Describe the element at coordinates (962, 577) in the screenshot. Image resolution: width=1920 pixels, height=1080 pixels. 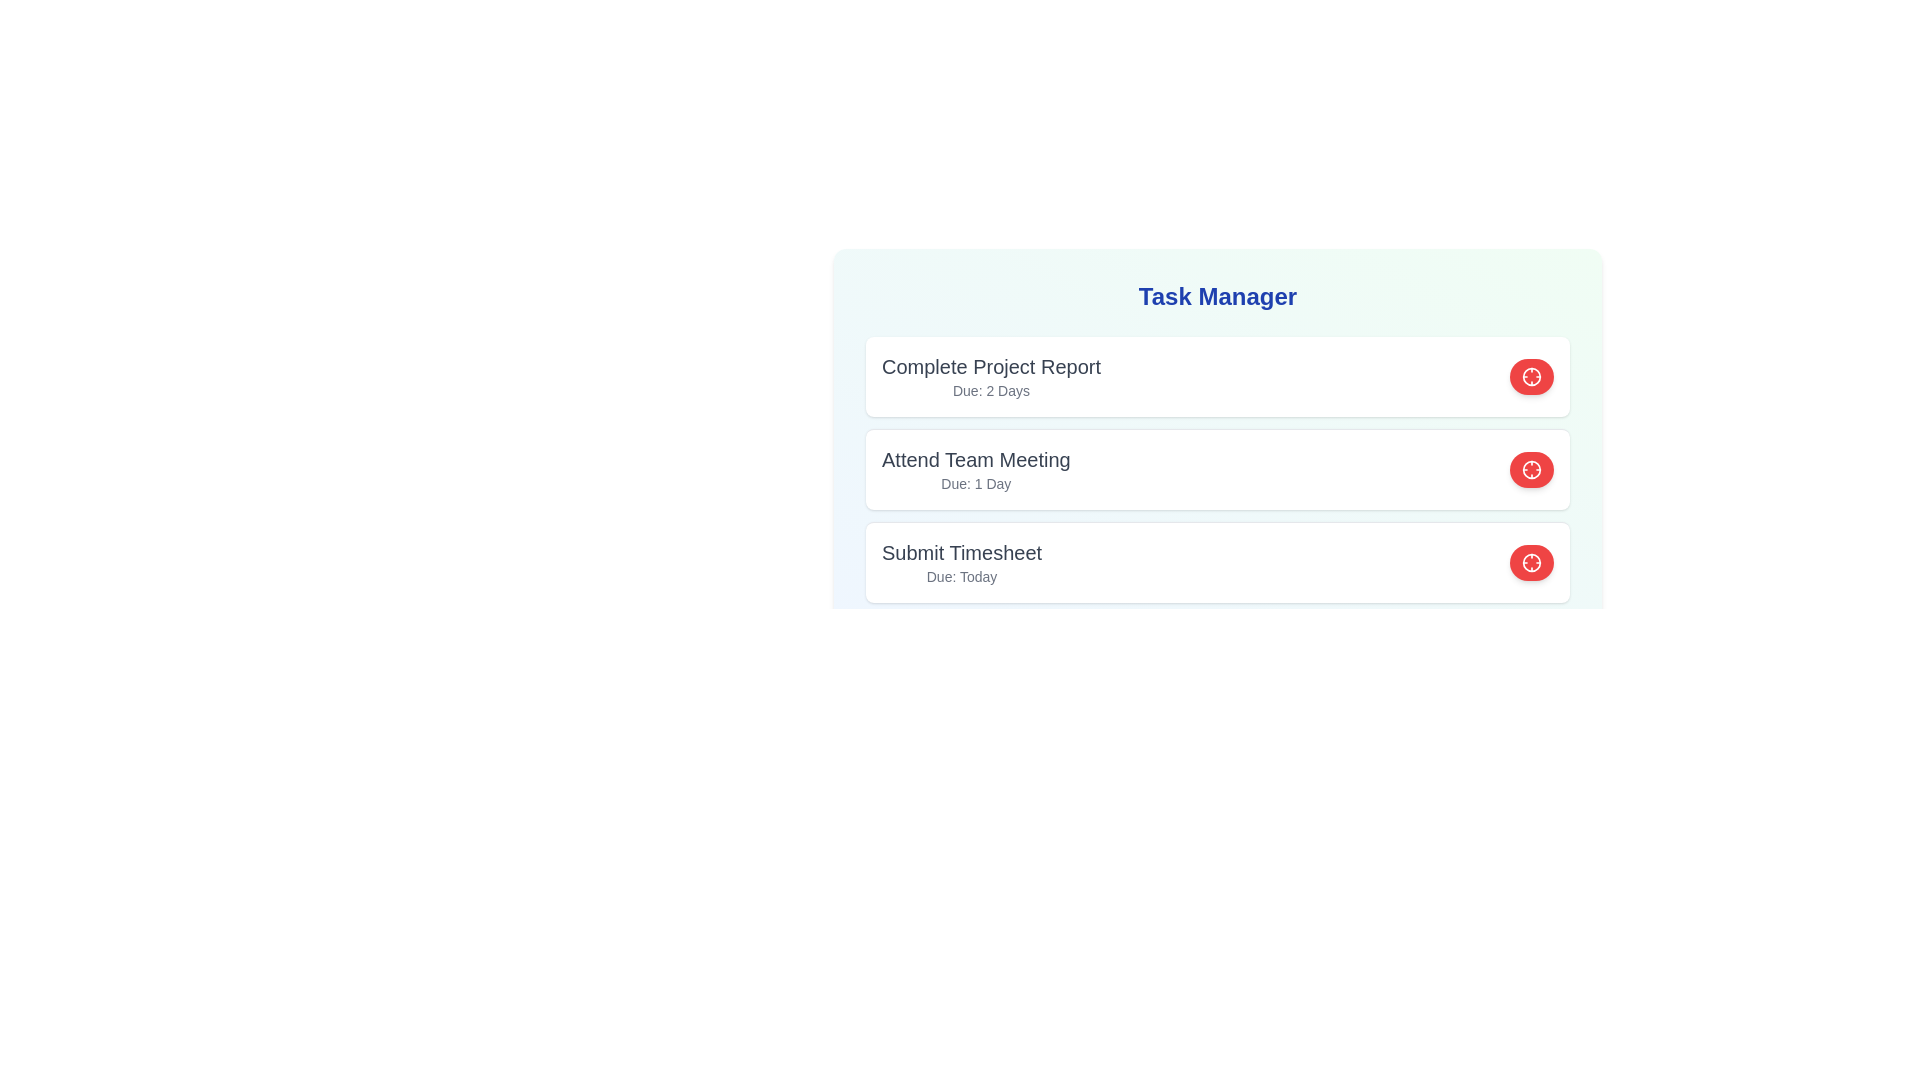
I see `the text label that reads 'Due: Today', which is styled in a small gray font and located below the 'Submit Timesheet' heading` at that location.